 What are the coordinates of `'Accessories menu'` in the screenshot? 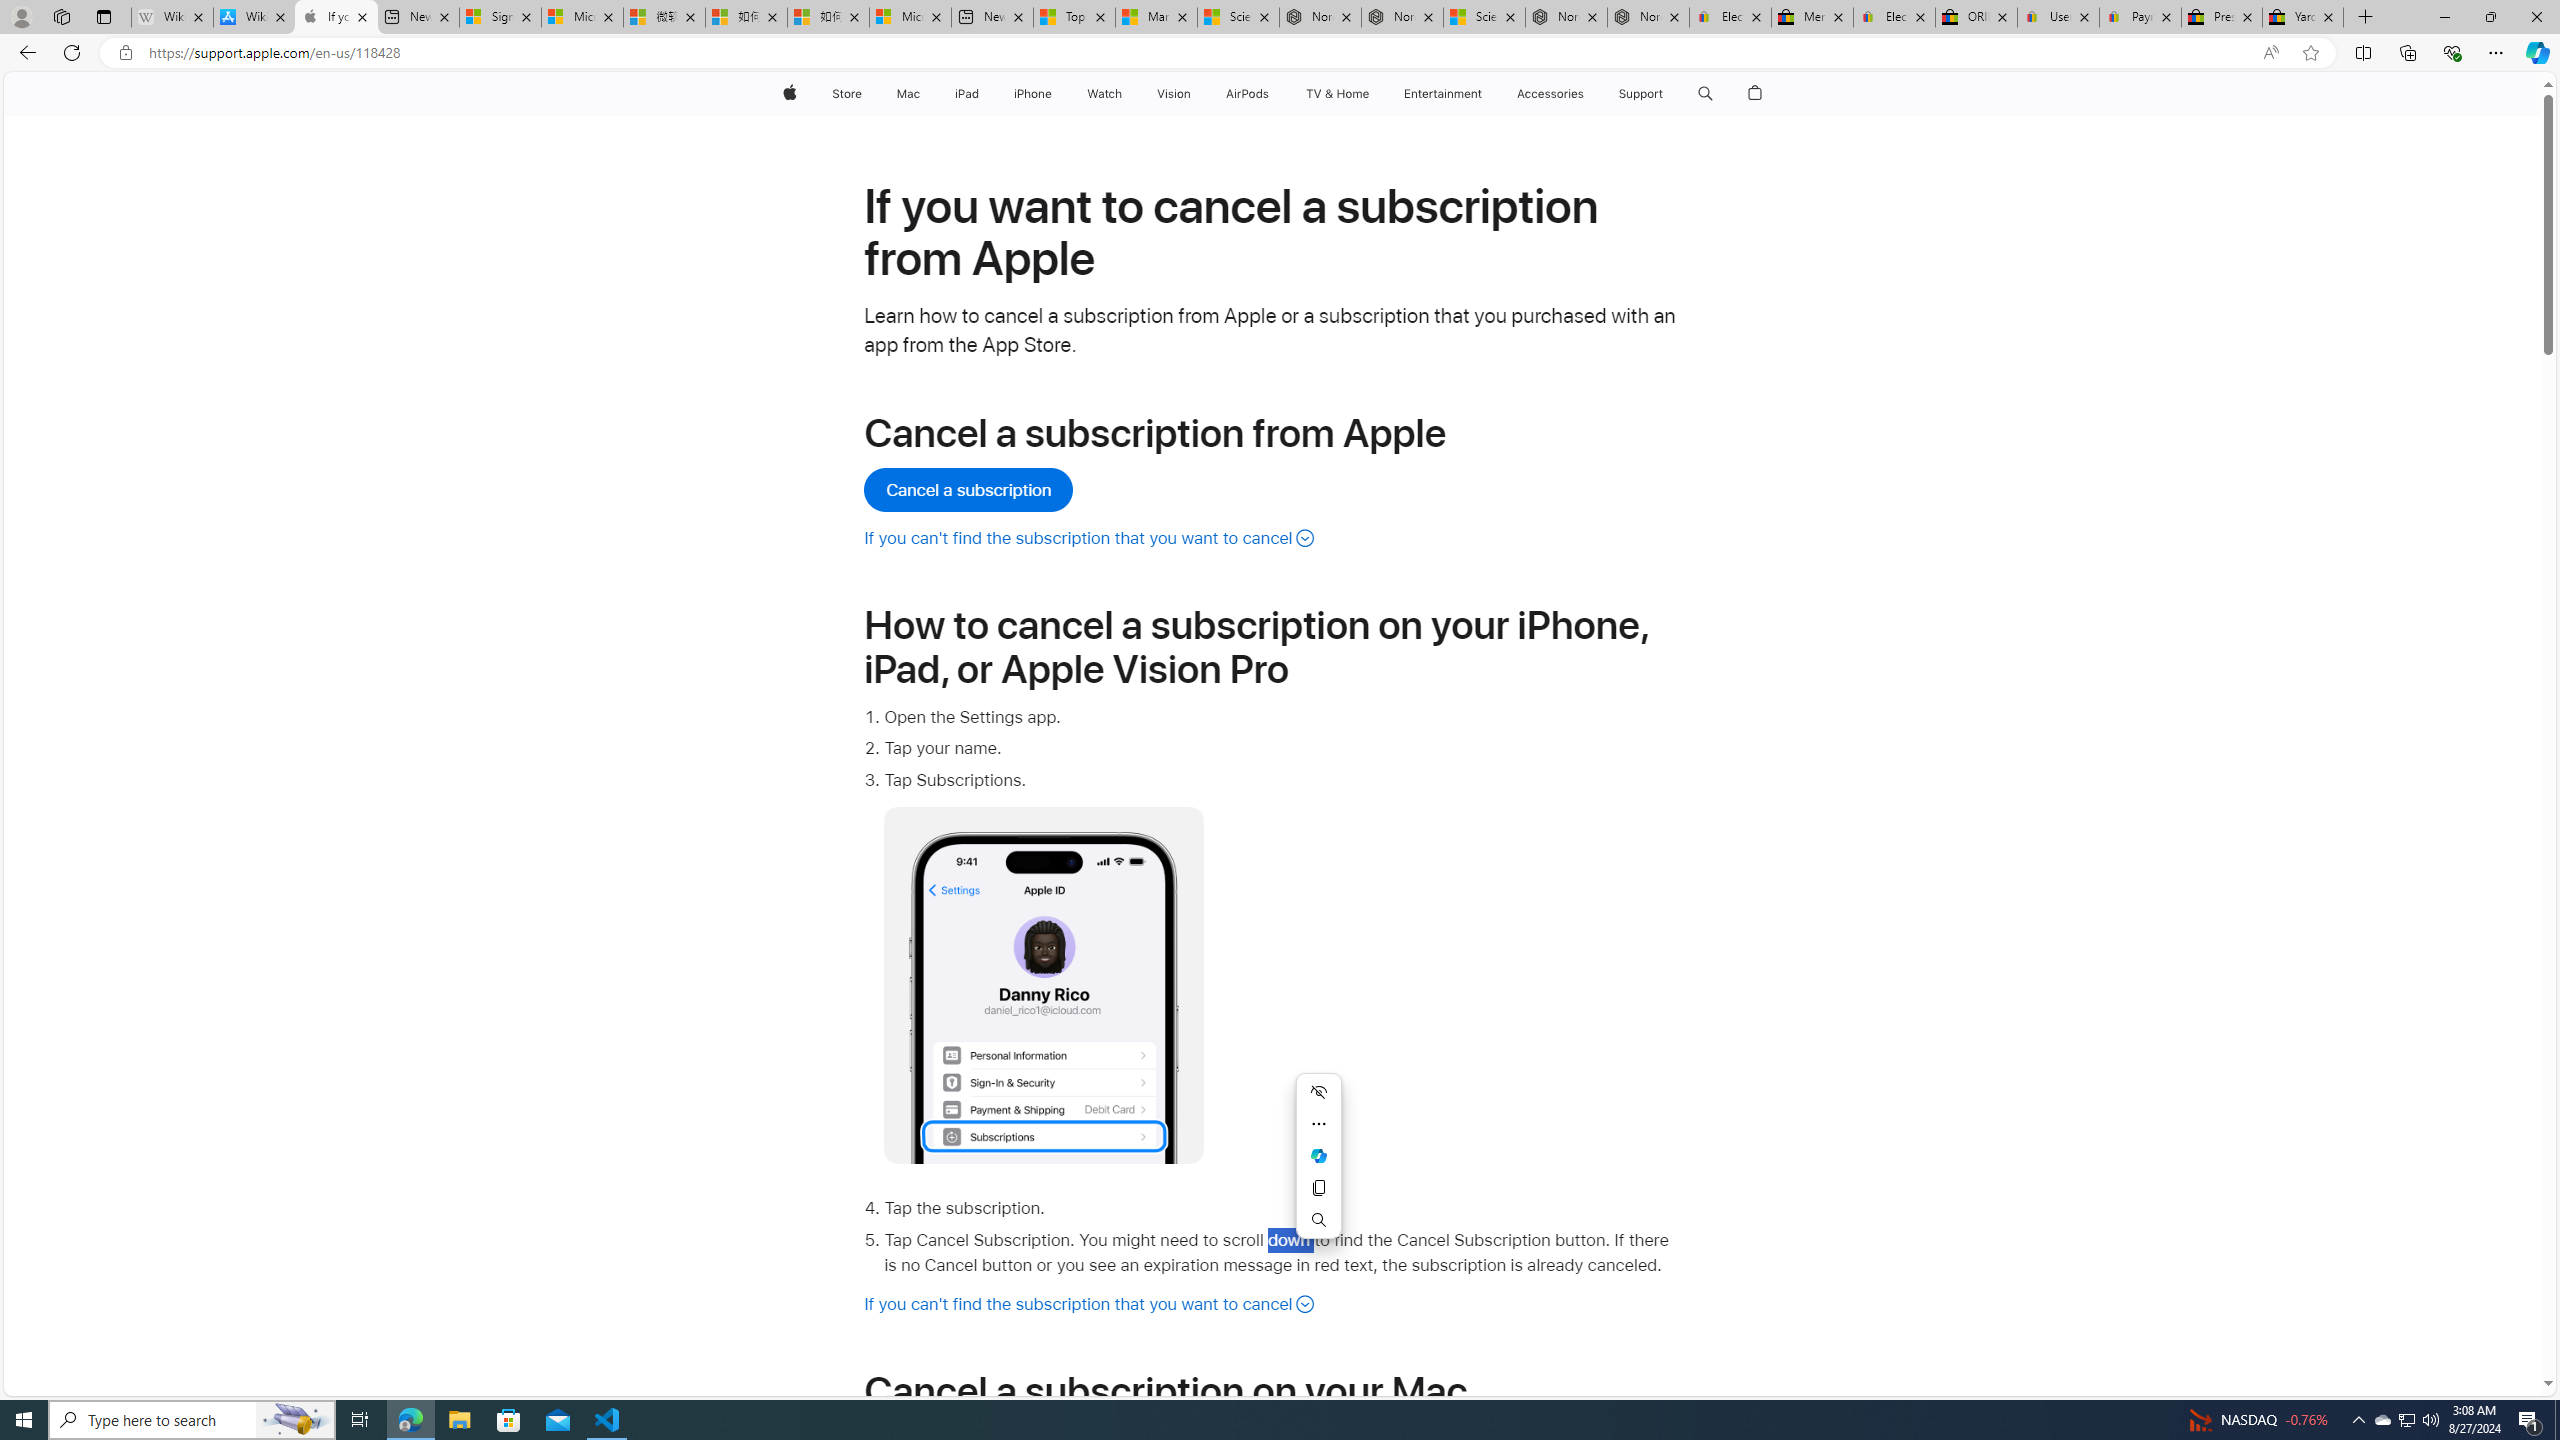 It's located at (1587, 93).